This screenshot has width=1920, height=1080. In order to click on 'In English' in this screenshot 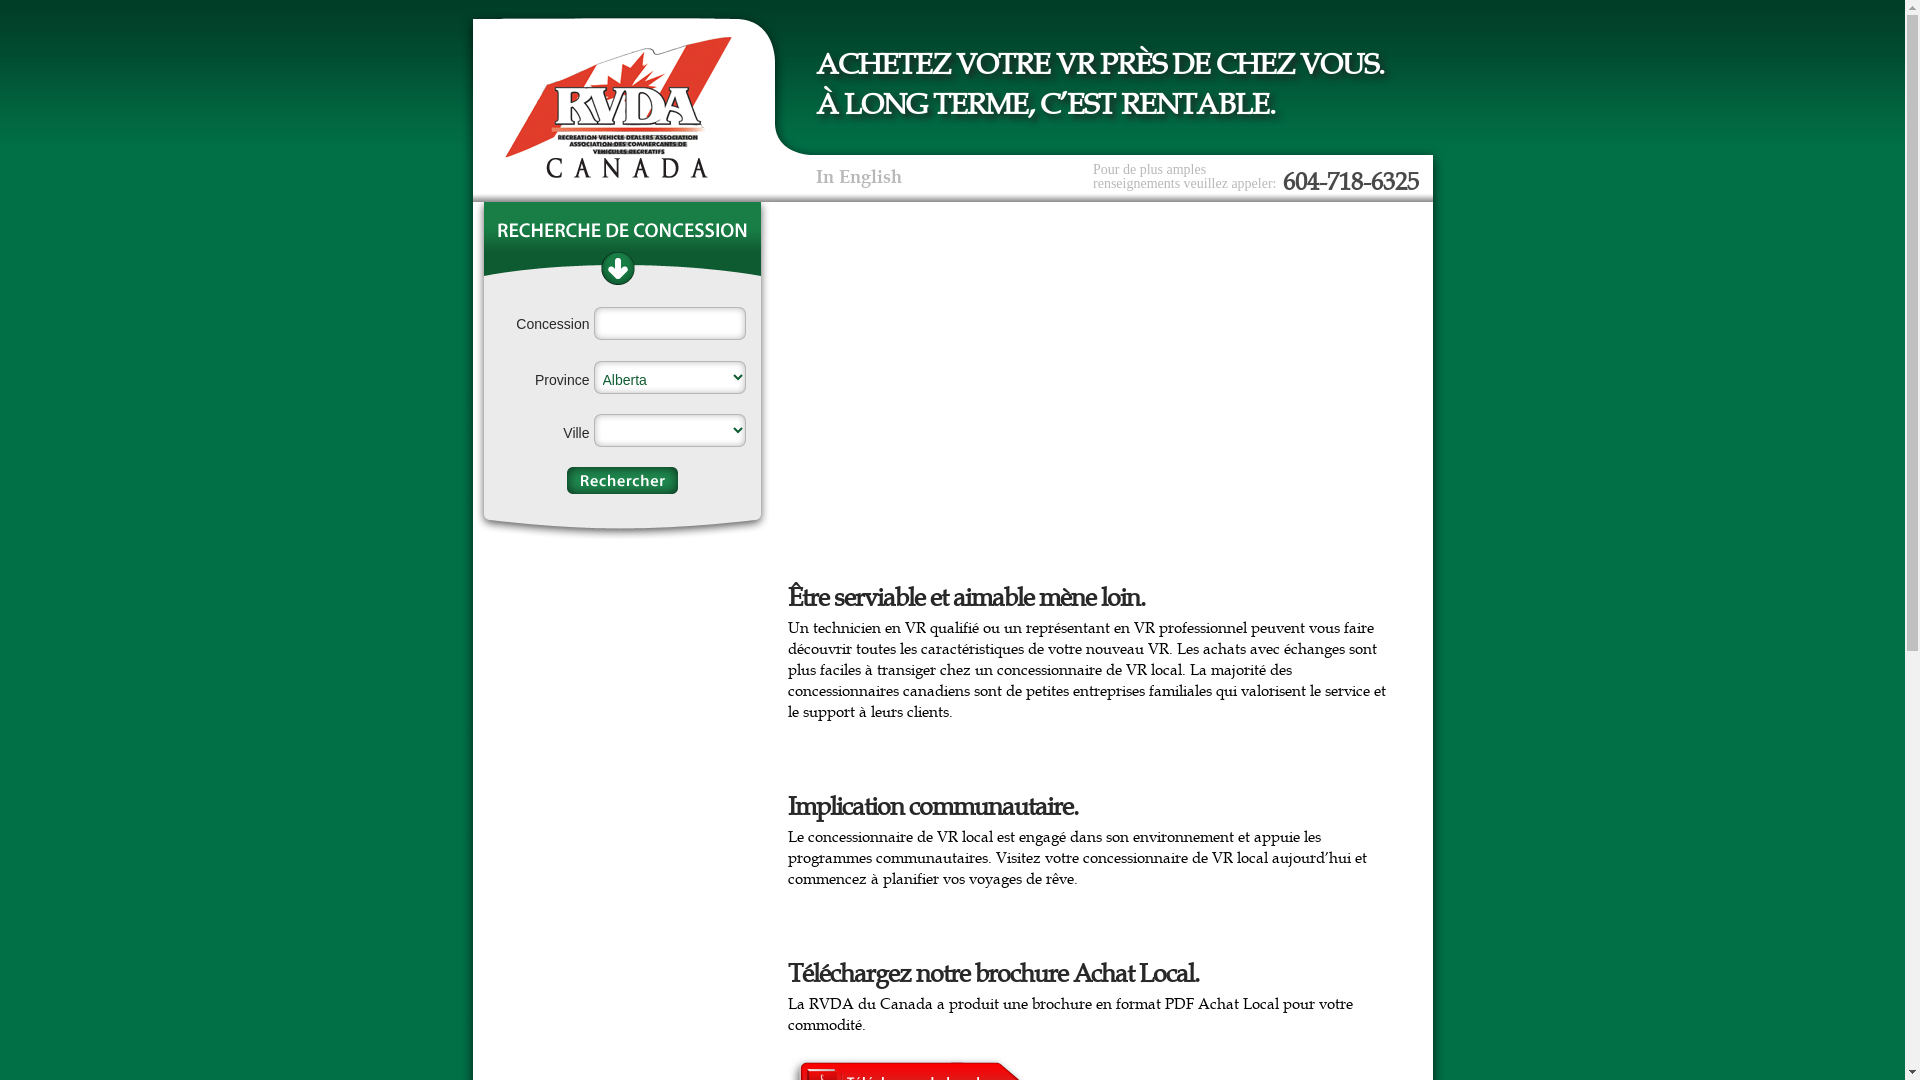, I will do `click(859, 176)`.